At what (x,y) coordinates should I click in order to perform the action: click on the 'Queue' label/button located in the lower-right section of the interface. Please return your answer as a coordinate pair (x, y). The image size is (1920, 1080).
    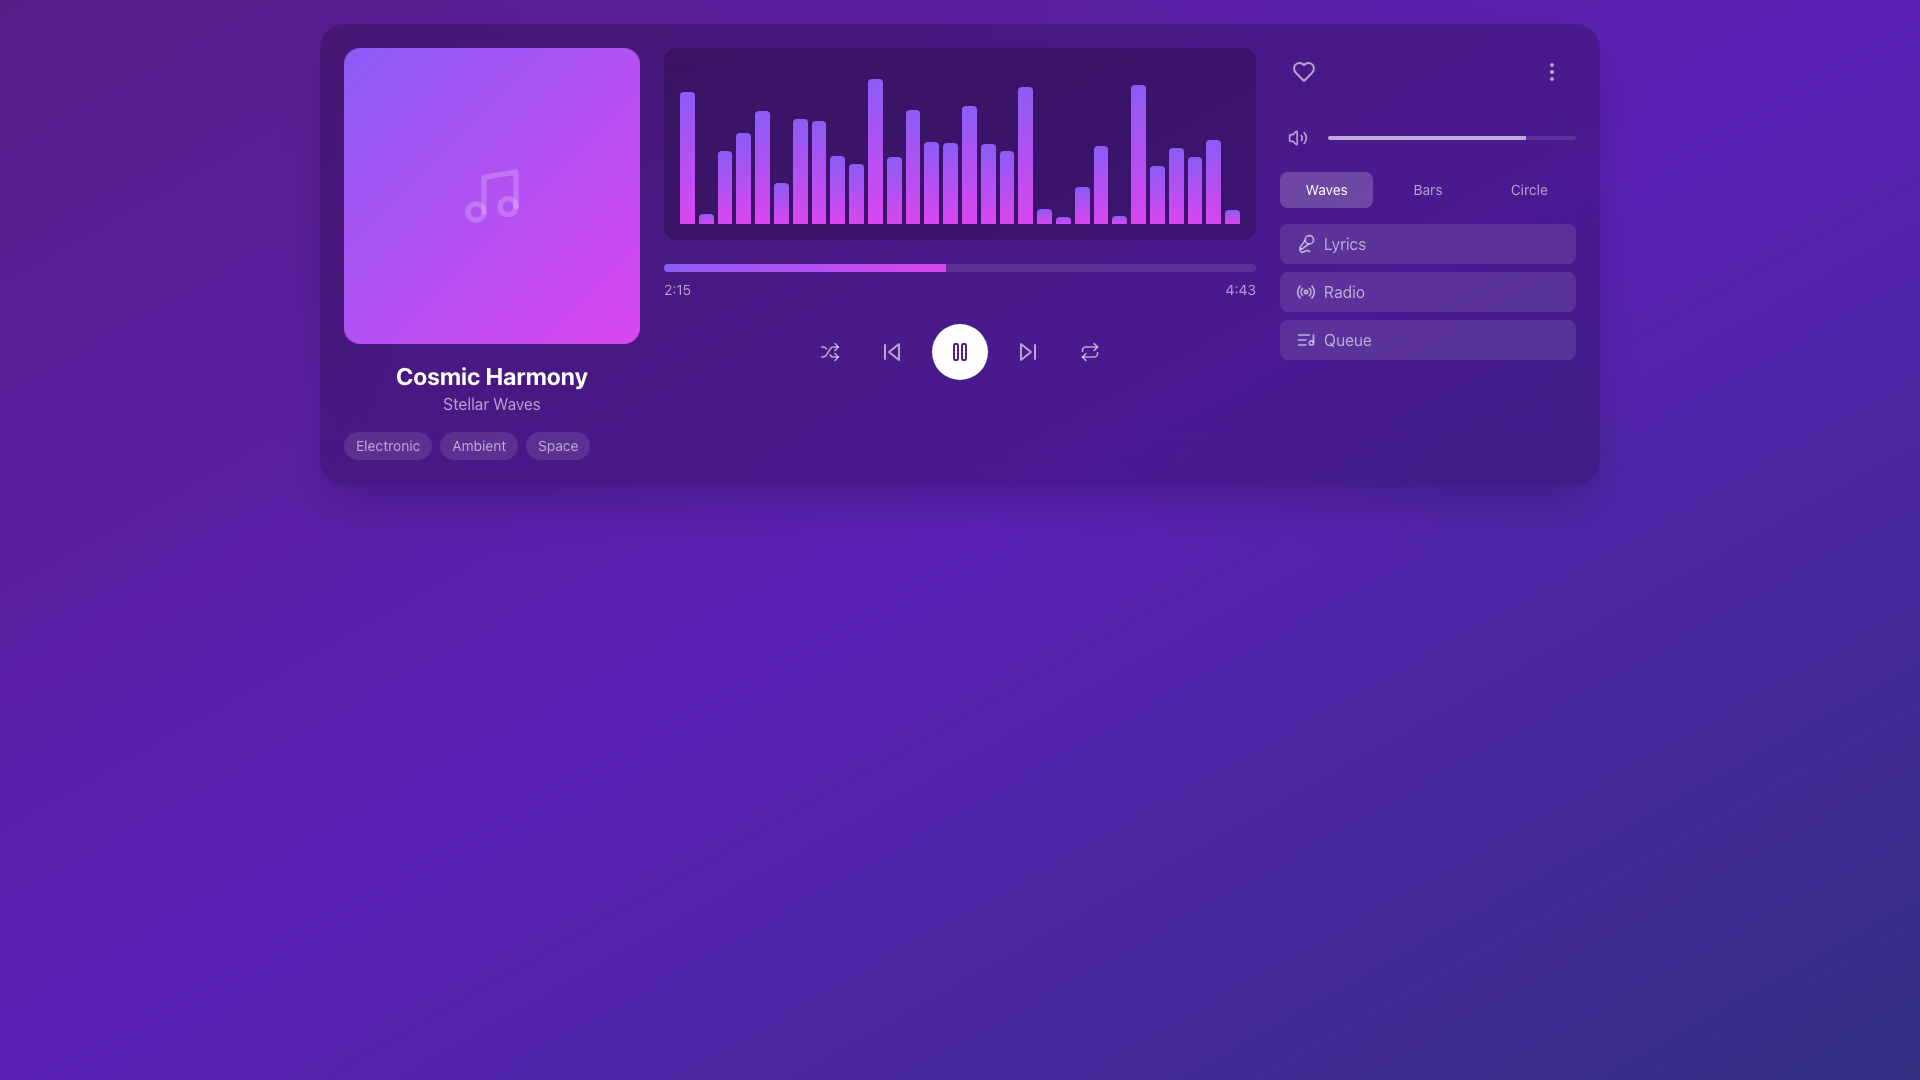
    Looking at the image, I should click on (1347, 338).